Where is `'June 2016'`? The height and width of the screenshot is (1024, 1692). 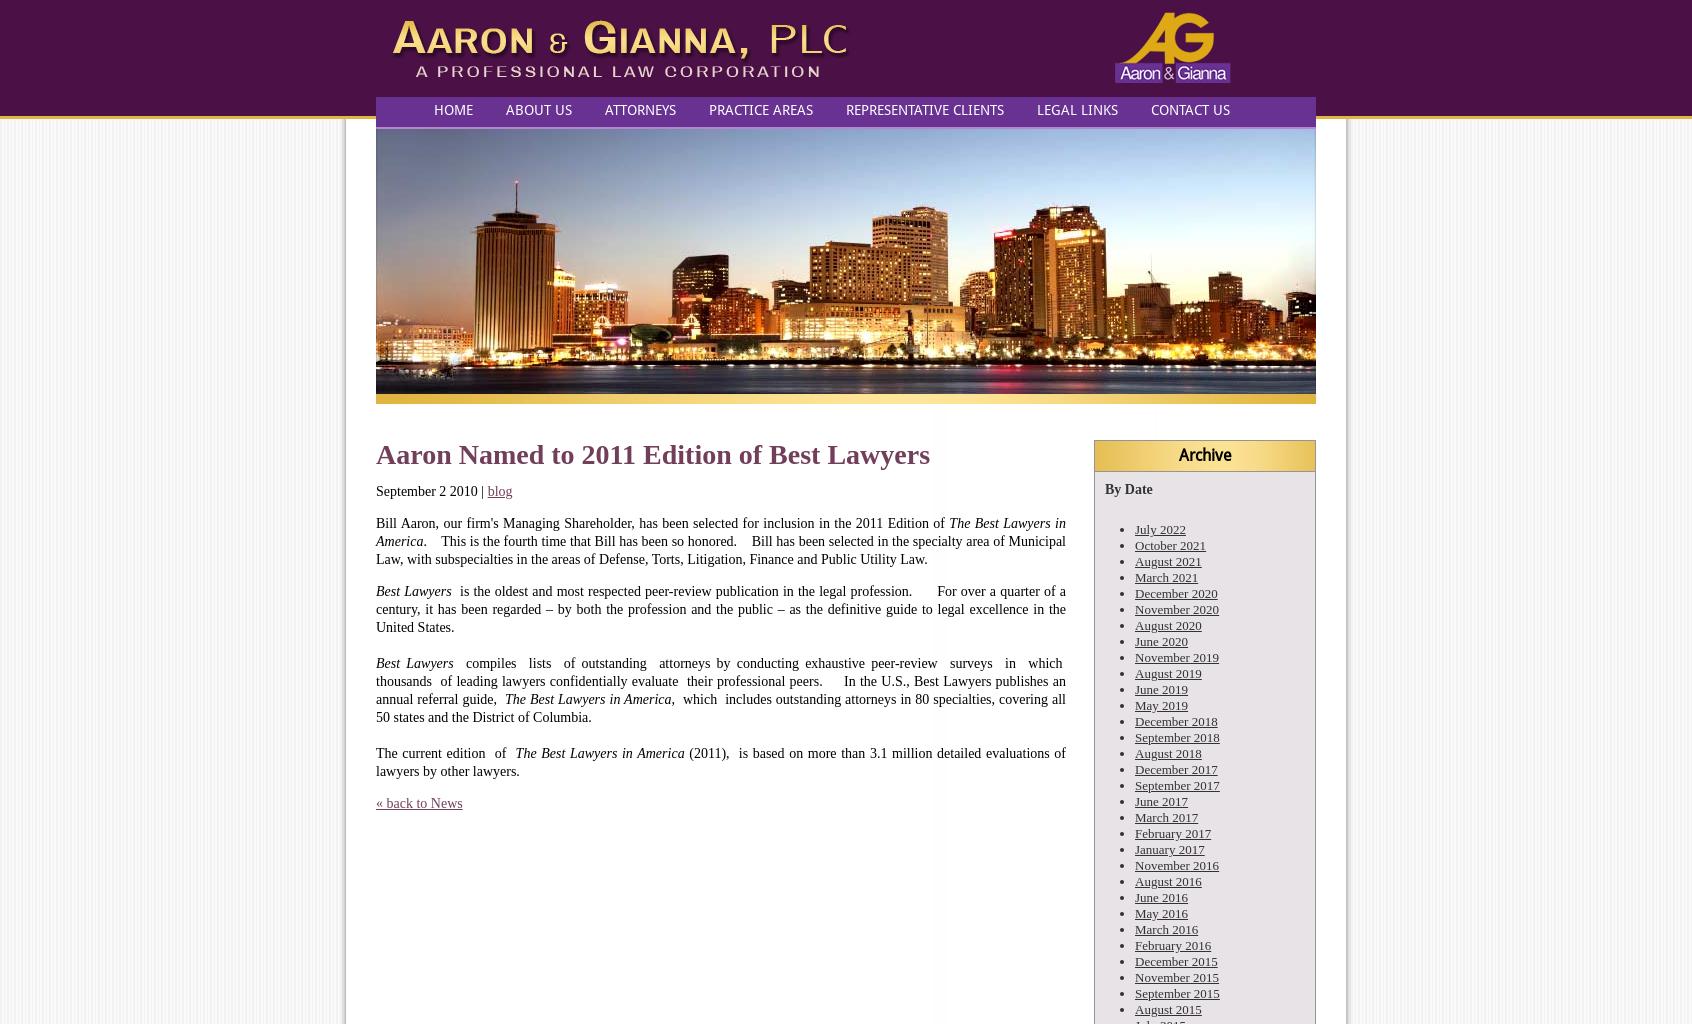
'June 2016' is located at coordinates (1160, 896).